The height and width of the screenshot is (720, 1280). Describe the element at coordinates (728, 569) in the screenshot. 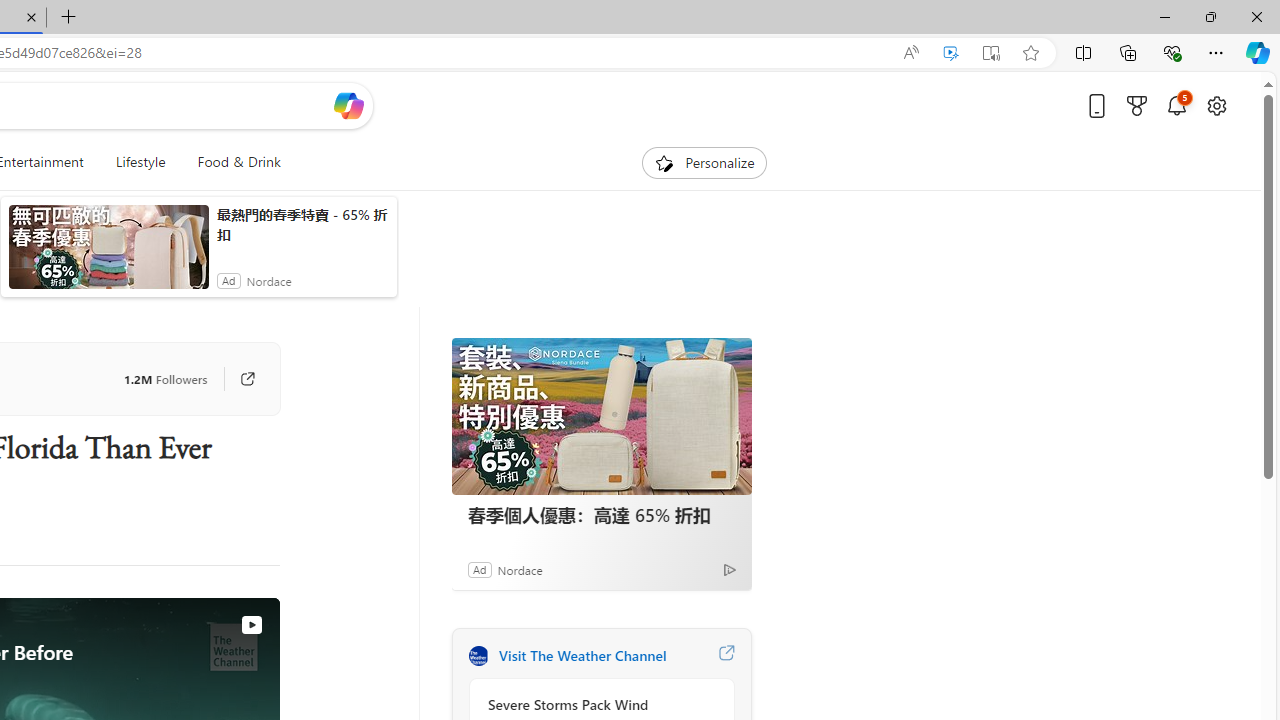

I see `'Ad Choice'` at that location.